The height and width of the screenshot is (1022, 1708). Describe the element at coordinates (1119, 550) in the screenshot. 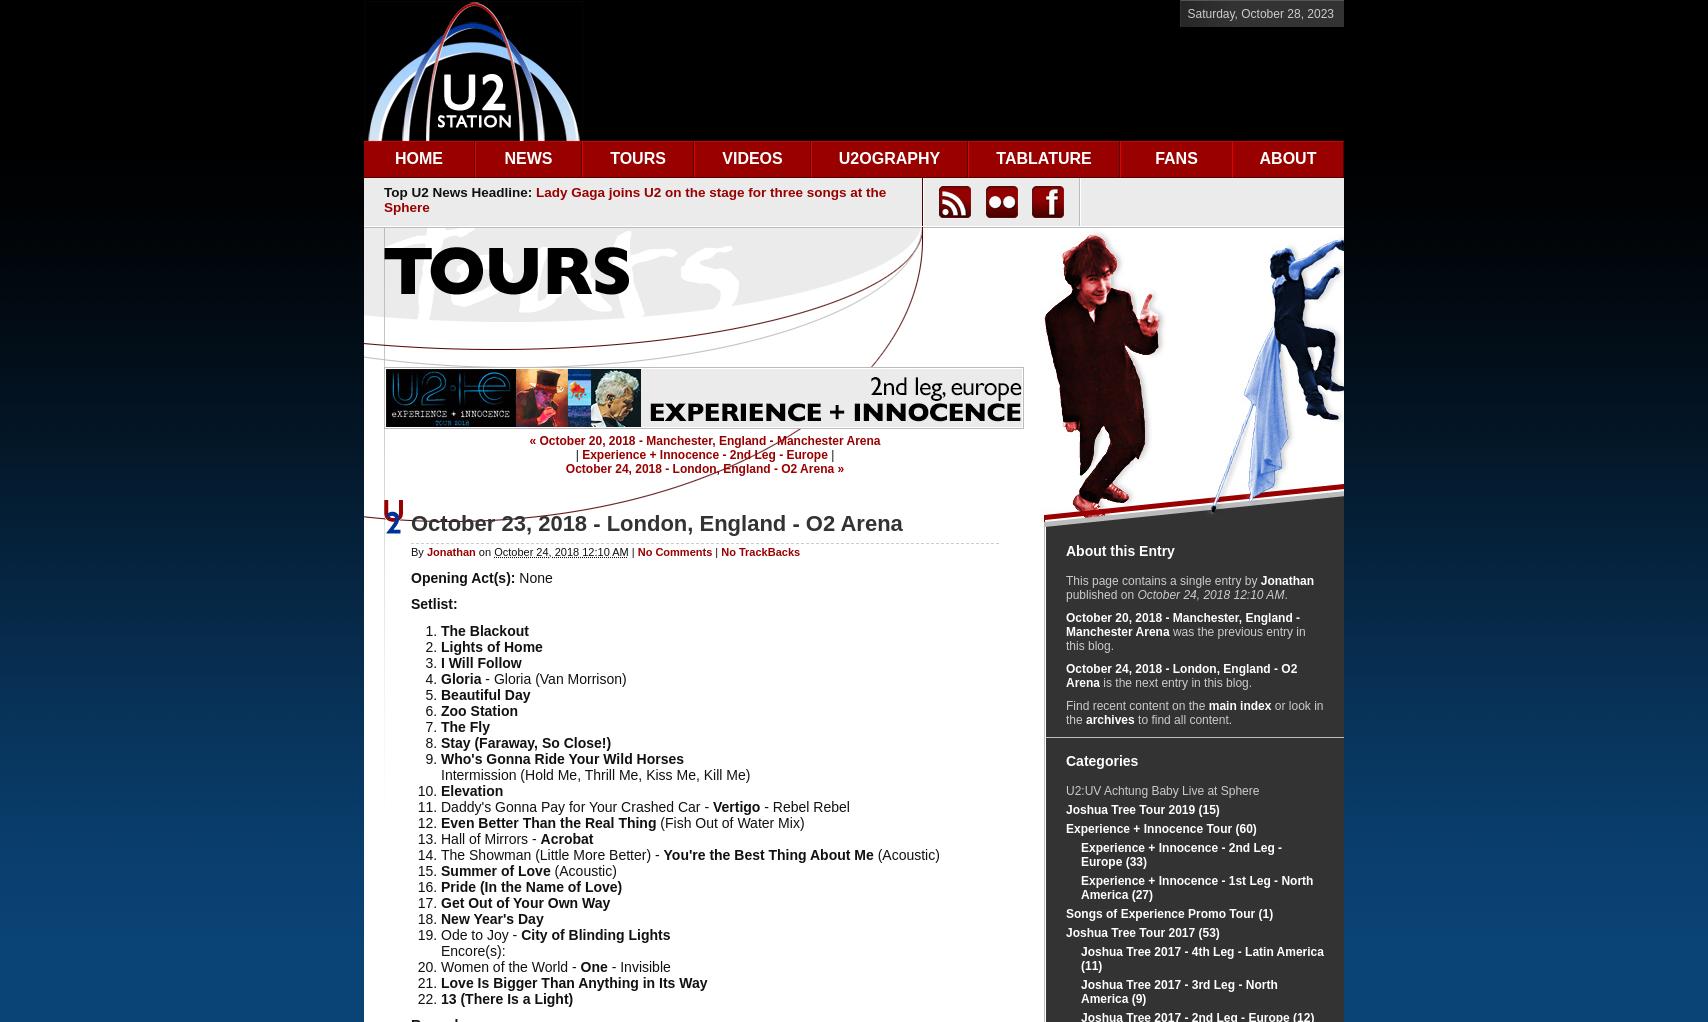

I see `'About this Entry'` at that location.